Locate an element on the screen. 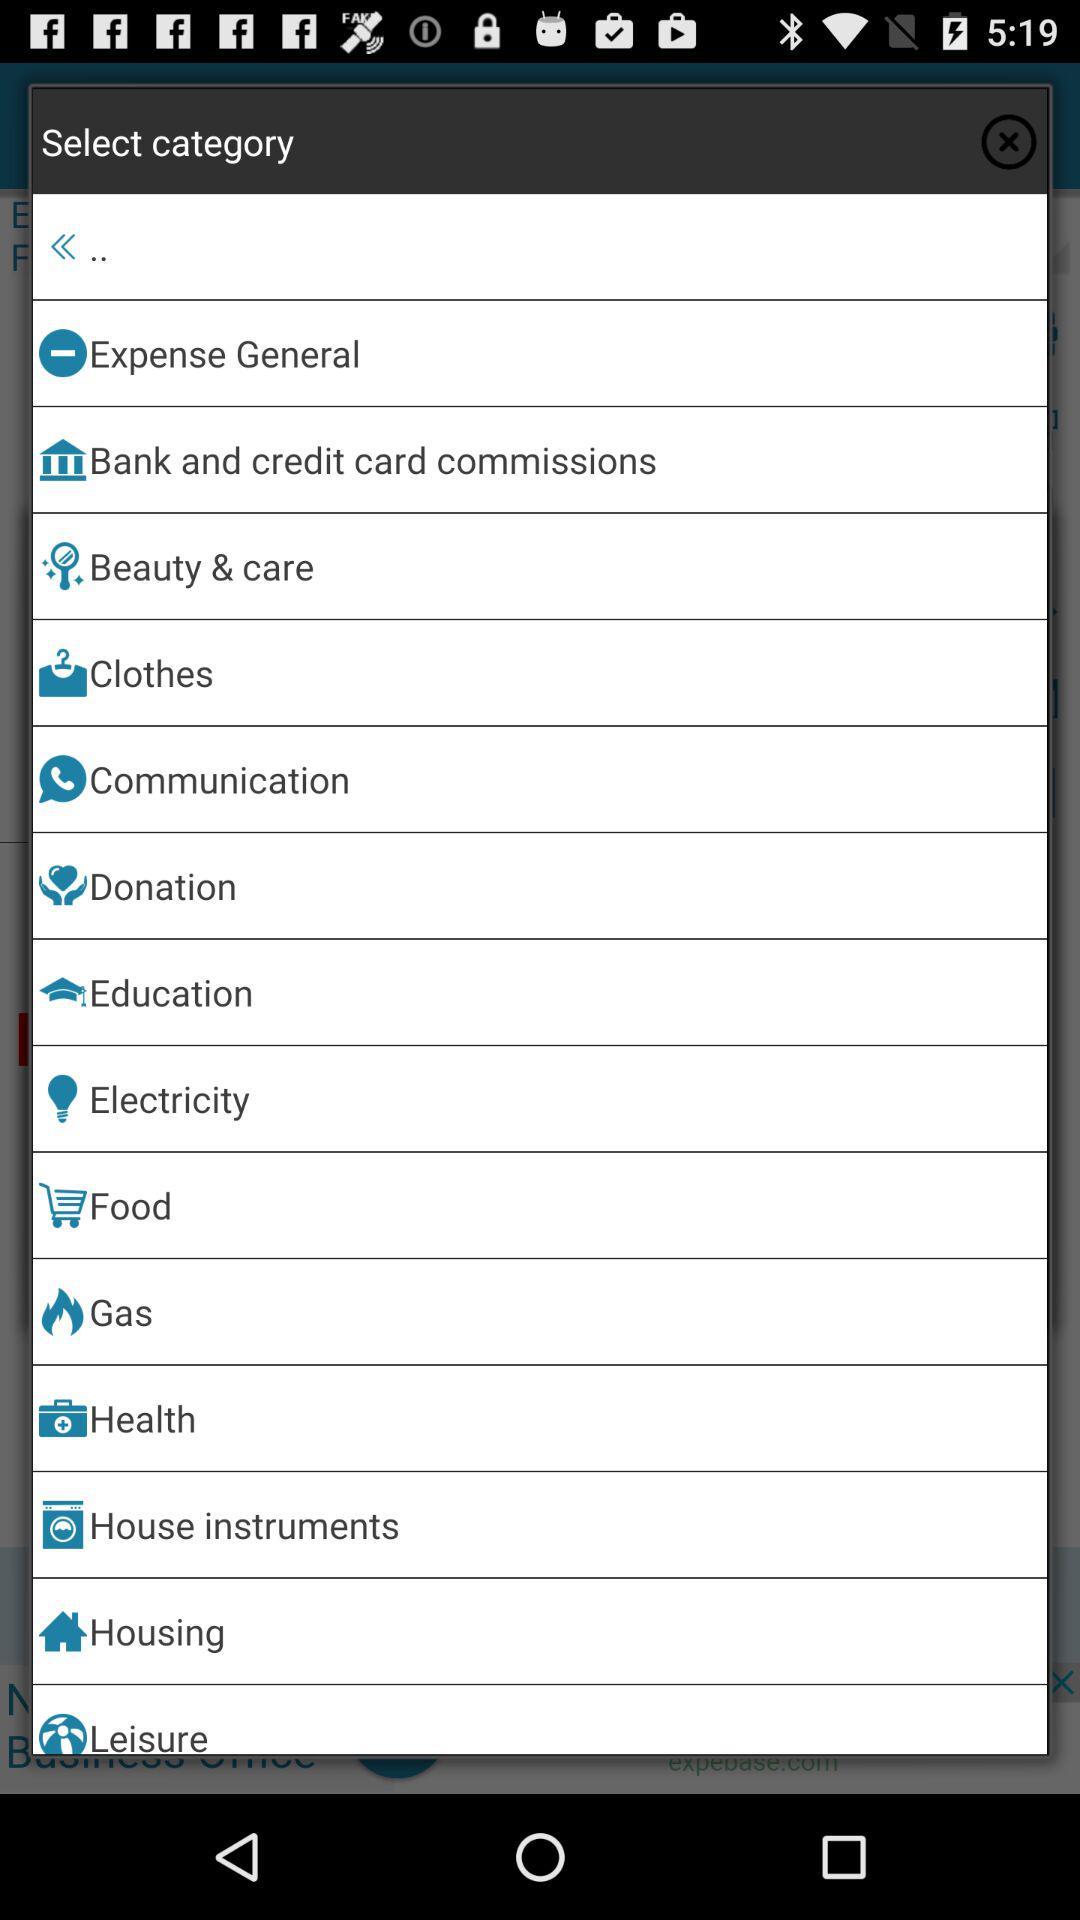  electricity is located at coordinates (564, 1097).